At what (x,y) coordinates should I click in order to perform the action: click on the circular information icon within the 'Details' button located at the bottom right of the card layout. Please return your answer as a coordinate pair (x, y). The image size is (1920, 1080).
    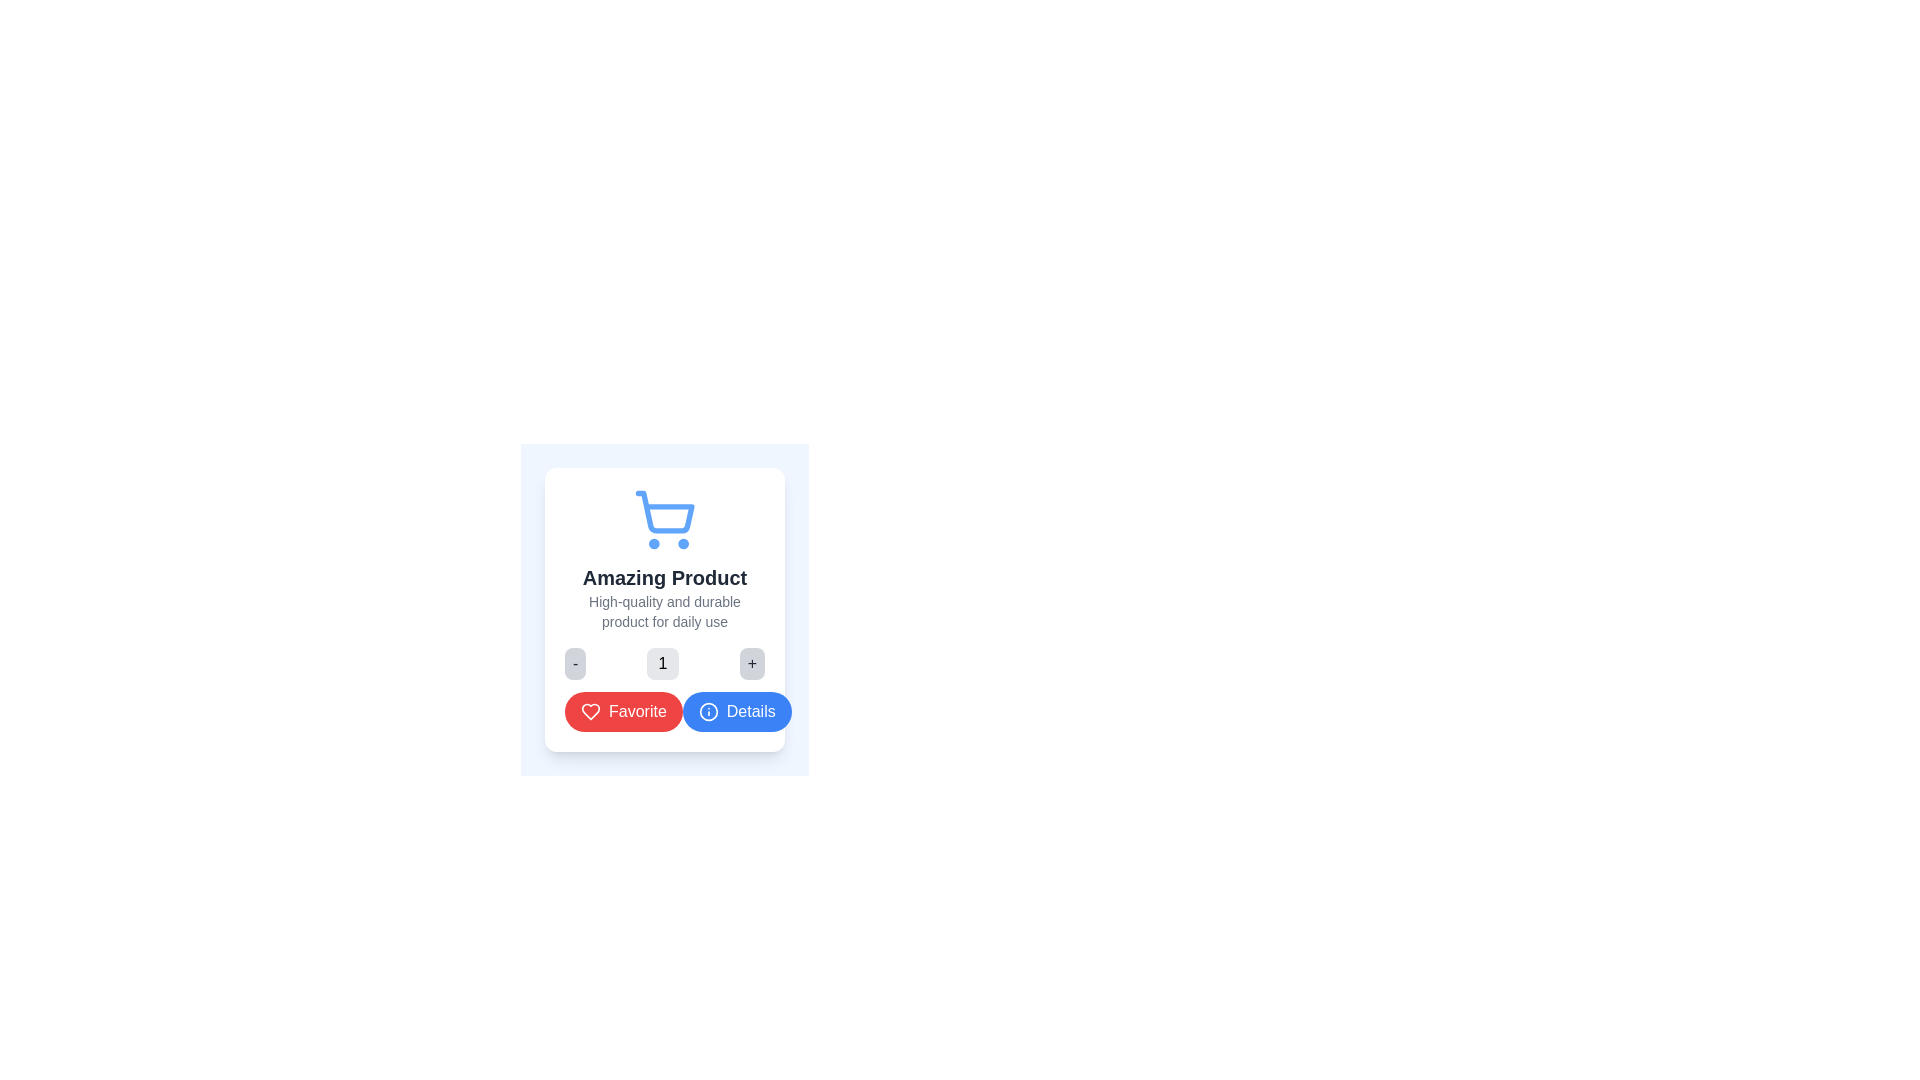
    Looking at the image, I should click on (708, 711).